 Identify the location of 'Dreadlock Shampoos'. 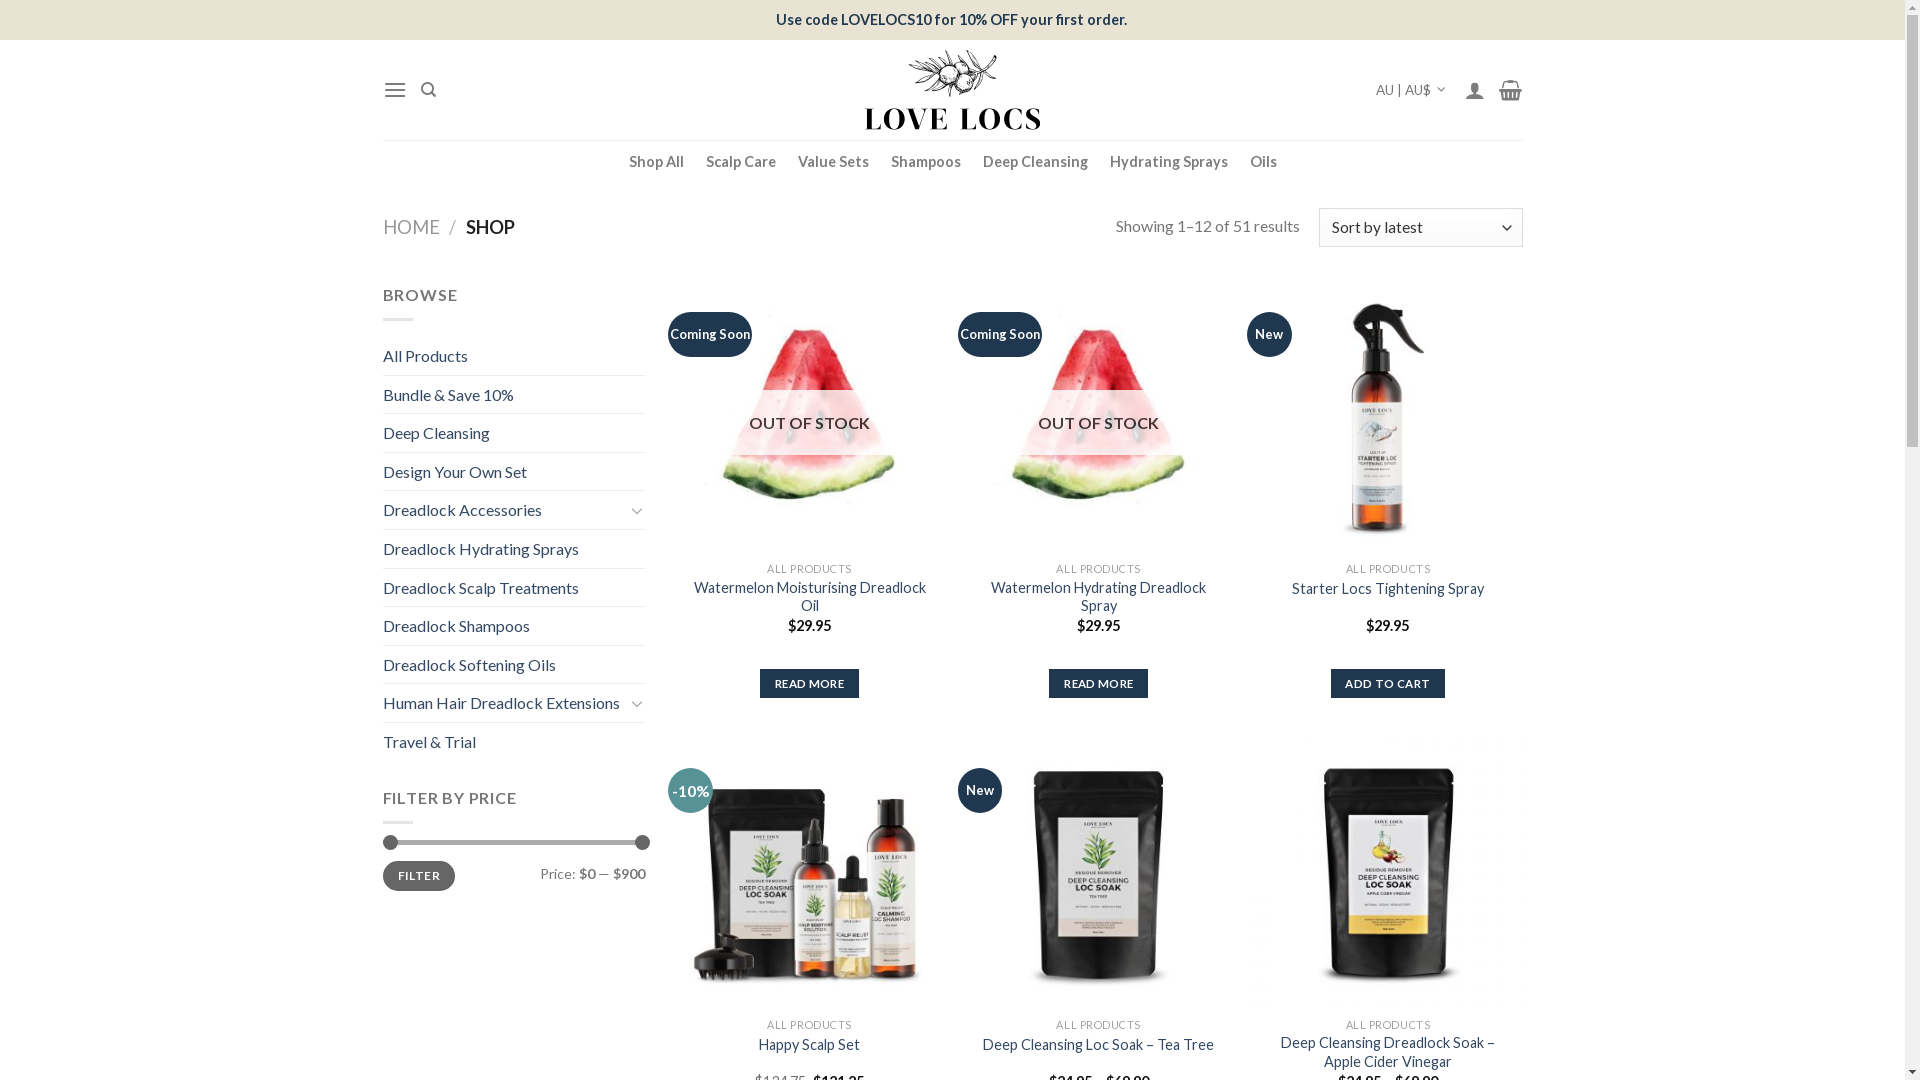
(513, 624).